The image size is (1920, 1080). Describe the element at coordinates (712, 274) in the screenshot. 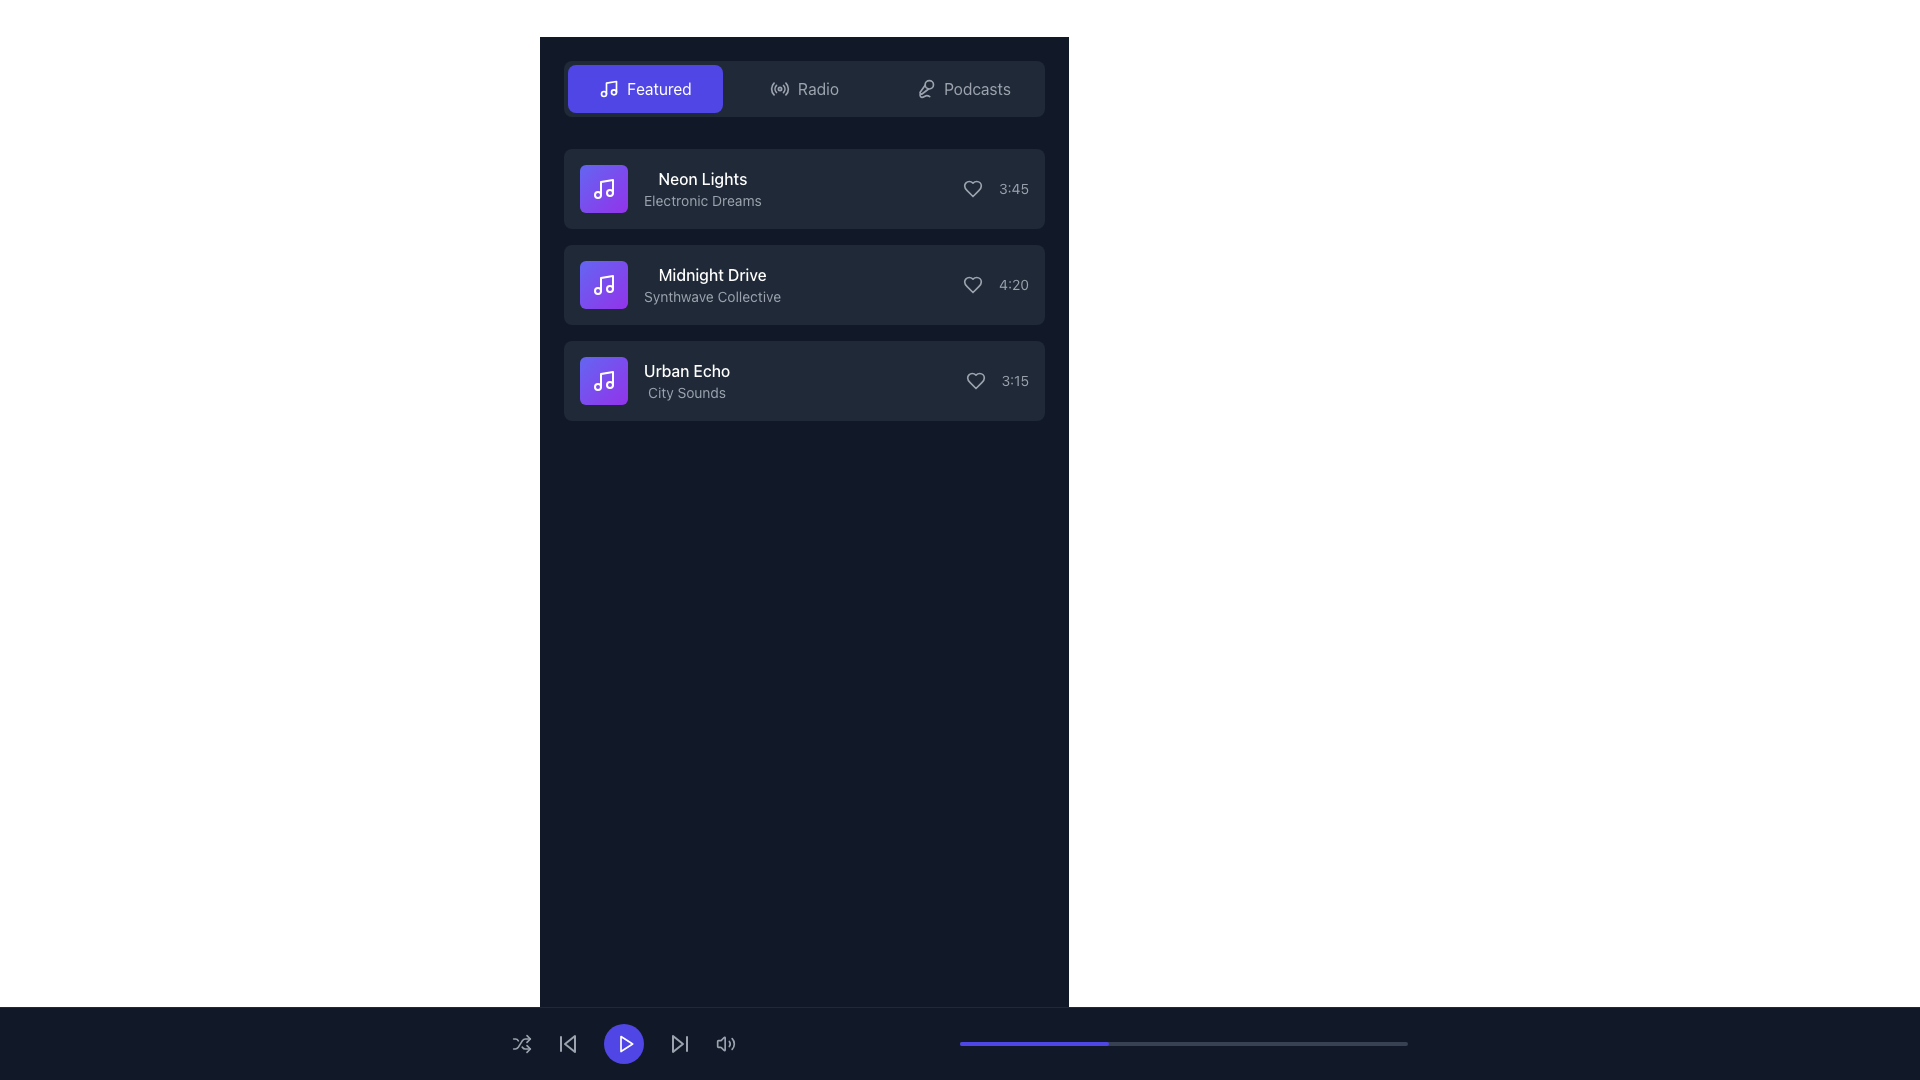

I see `the text label displaying 'Midnight Drive' within the card featuring 'Synthwave Collective' as secondary text` at that location.